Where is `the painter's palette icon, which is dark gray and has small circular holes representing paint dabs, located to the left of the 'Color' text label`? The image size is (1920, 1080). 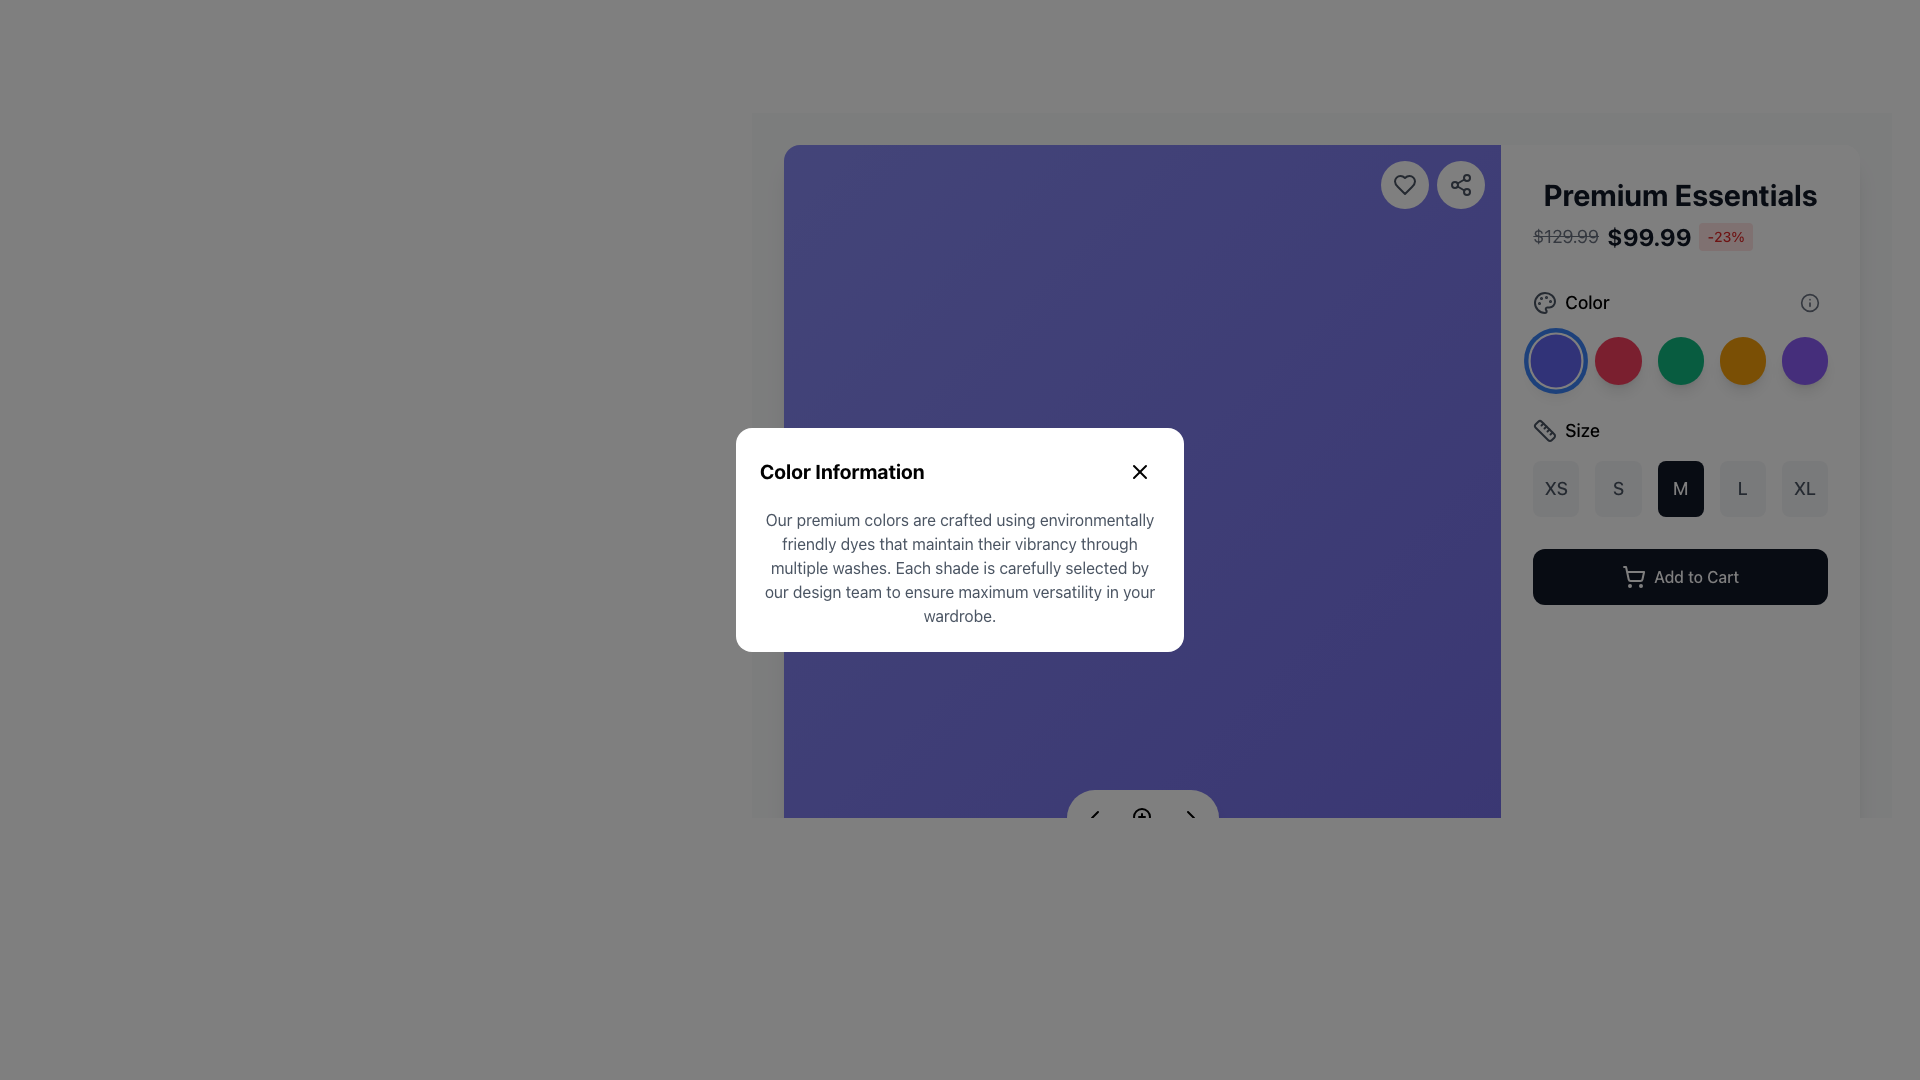 the painter's palette icon, which is dark gray and has small circular holes representing paint dabs, located to the left of the 'Color' text label is located at coordinates (1544, 303).